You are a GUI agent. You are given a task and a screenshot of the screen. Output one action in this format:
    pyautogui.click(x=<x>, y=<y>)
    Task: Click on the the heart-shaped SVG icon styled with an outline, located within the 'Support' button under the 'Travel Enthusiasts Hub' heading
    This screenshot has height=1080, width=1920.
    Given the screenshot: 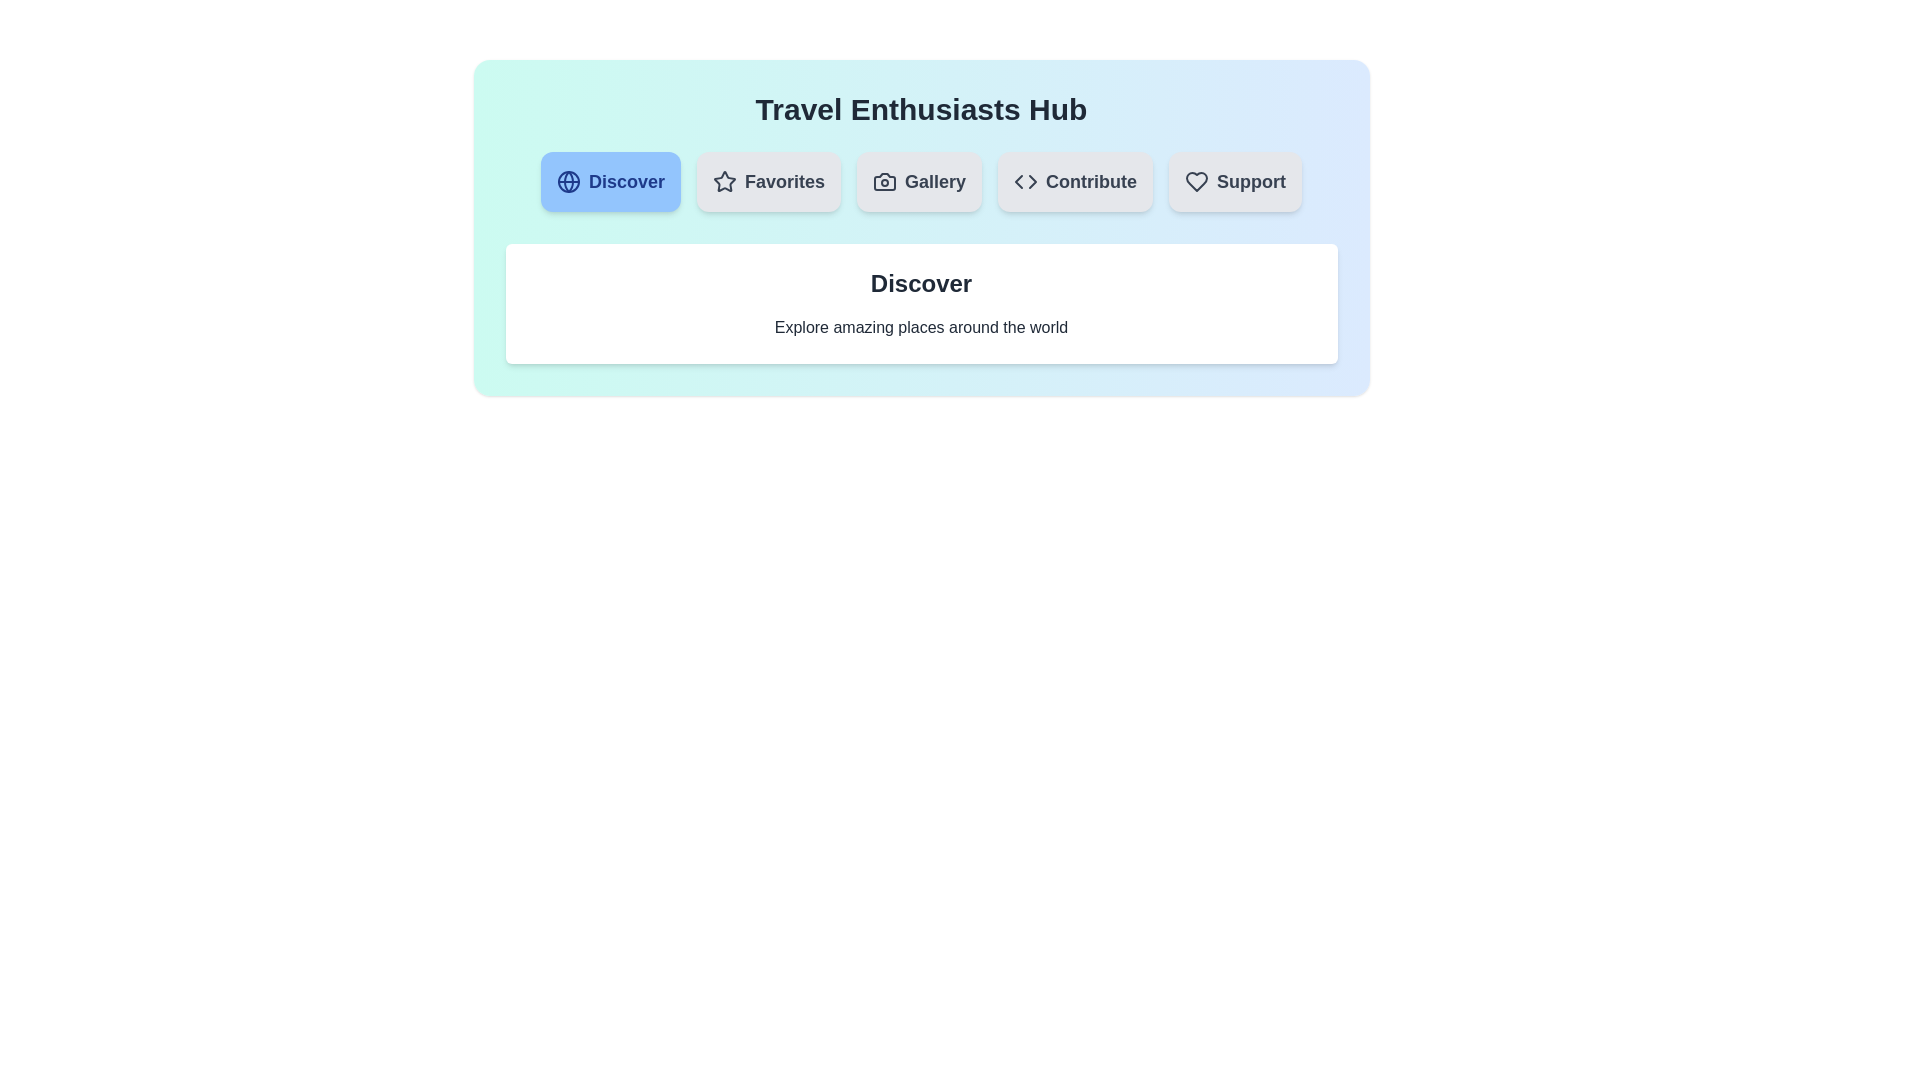 What is the action you would take?
    pyautogui.click(x=1197, y=181)
    